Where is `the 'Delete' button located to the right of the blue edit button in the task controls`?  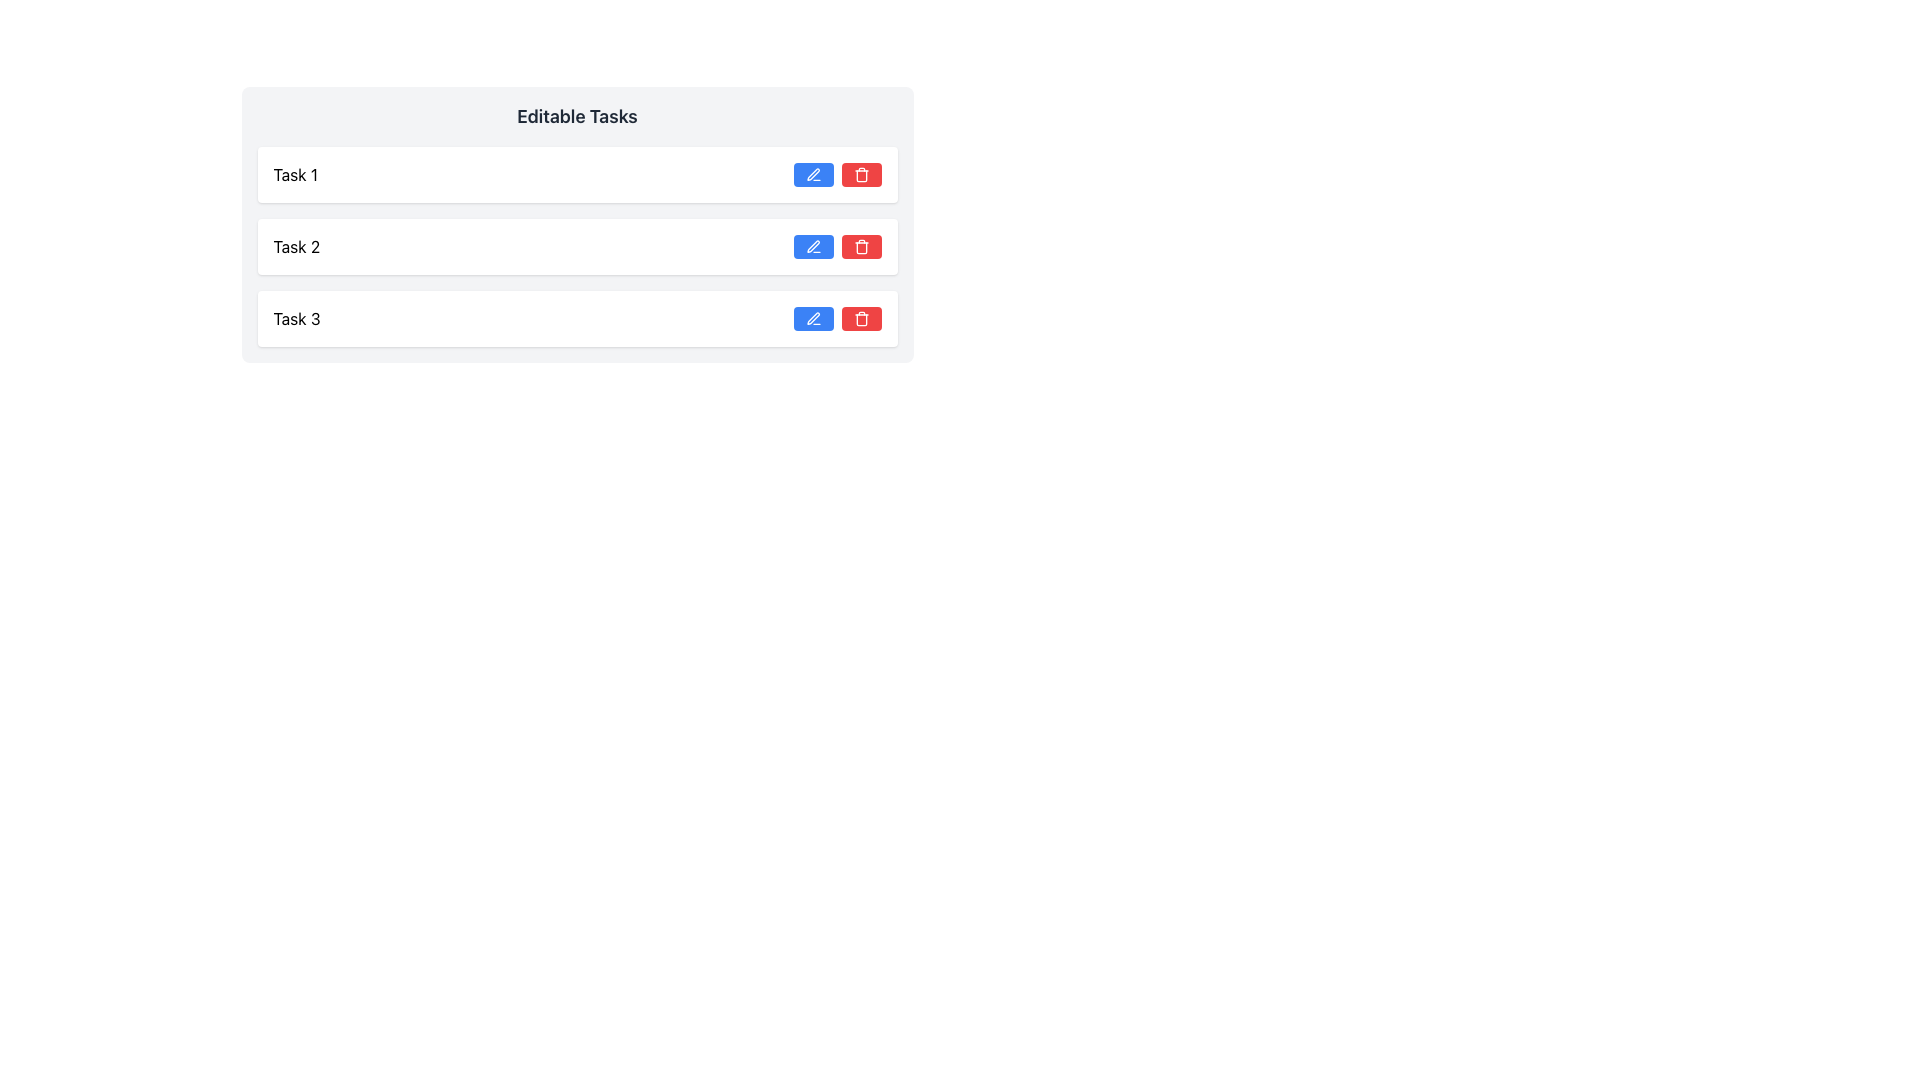 the 'Delete' button located to the right of the blue edit button in the task controls is located at coordinates (861, 173).